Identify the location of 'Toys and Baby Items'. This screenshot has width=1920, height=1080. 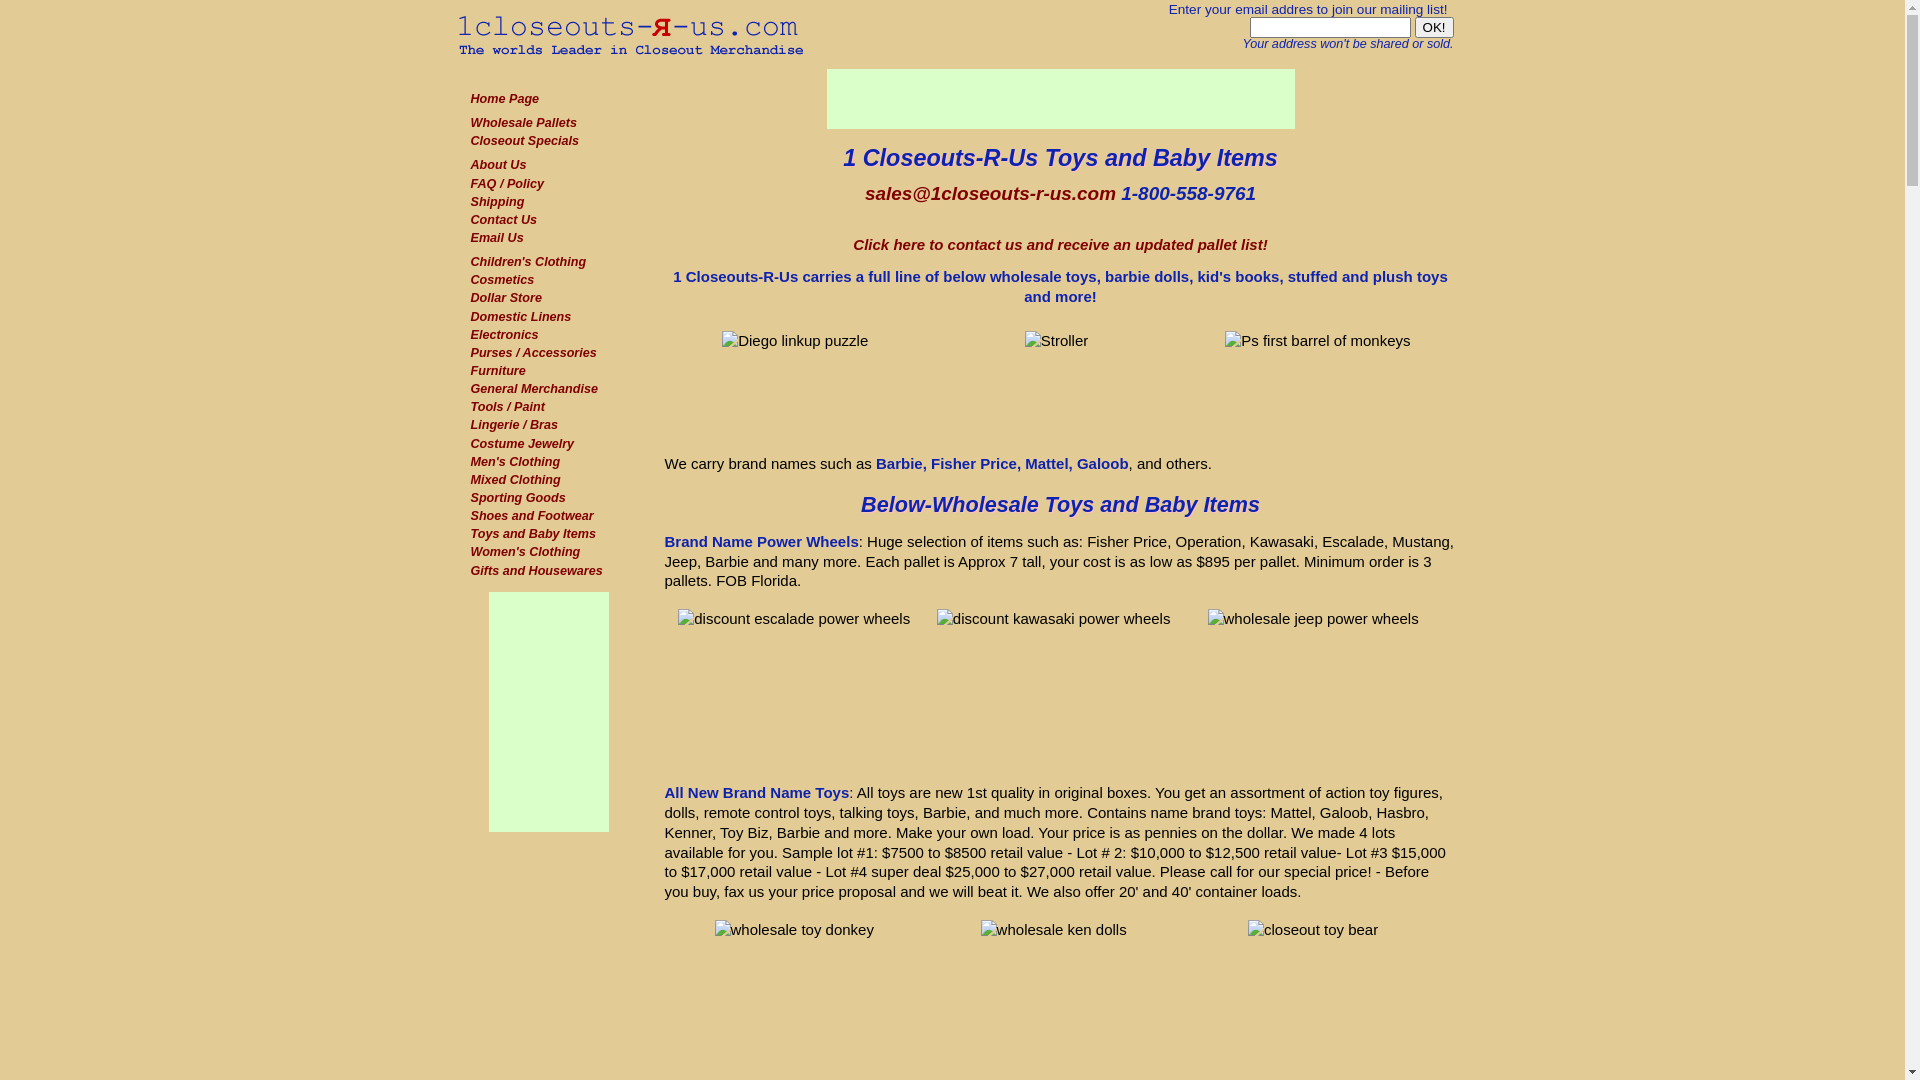
(532, 532).